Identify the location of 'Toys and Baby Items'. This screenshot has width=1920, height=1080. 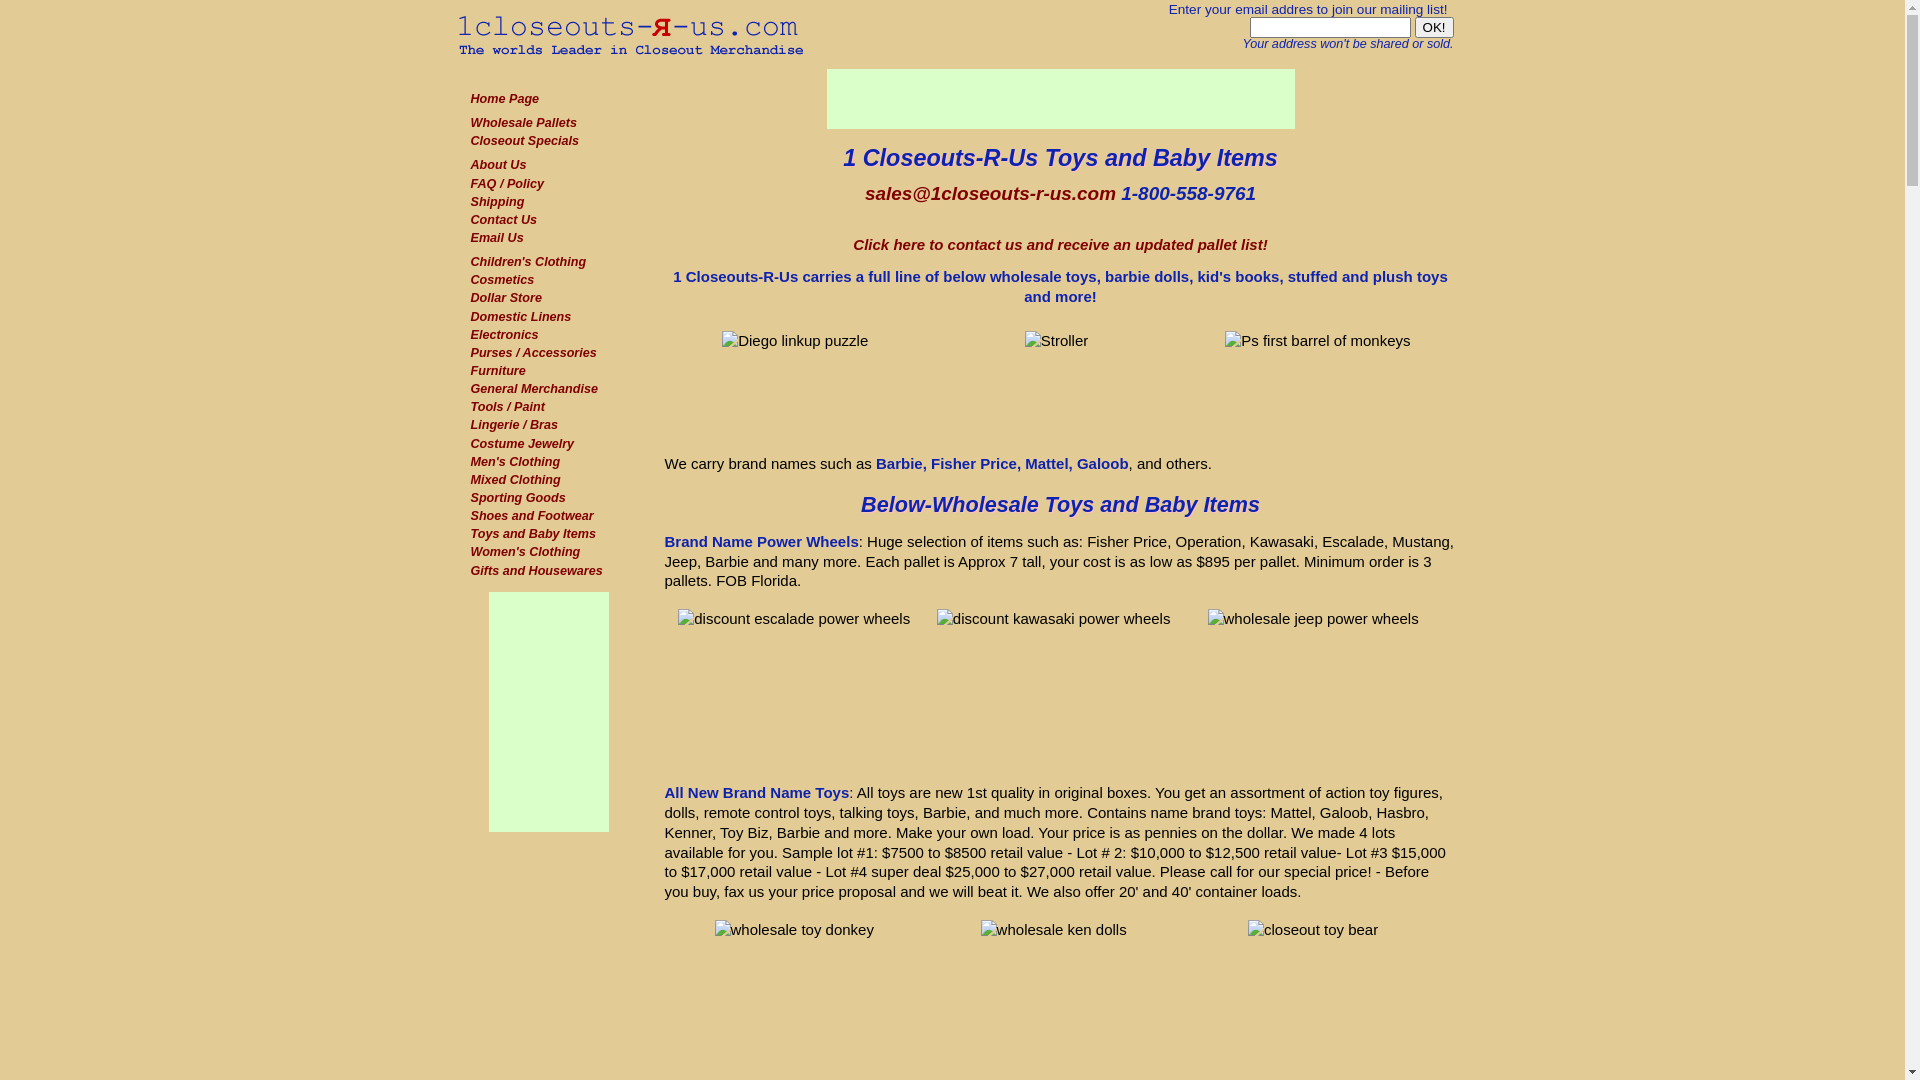
(532, 532).